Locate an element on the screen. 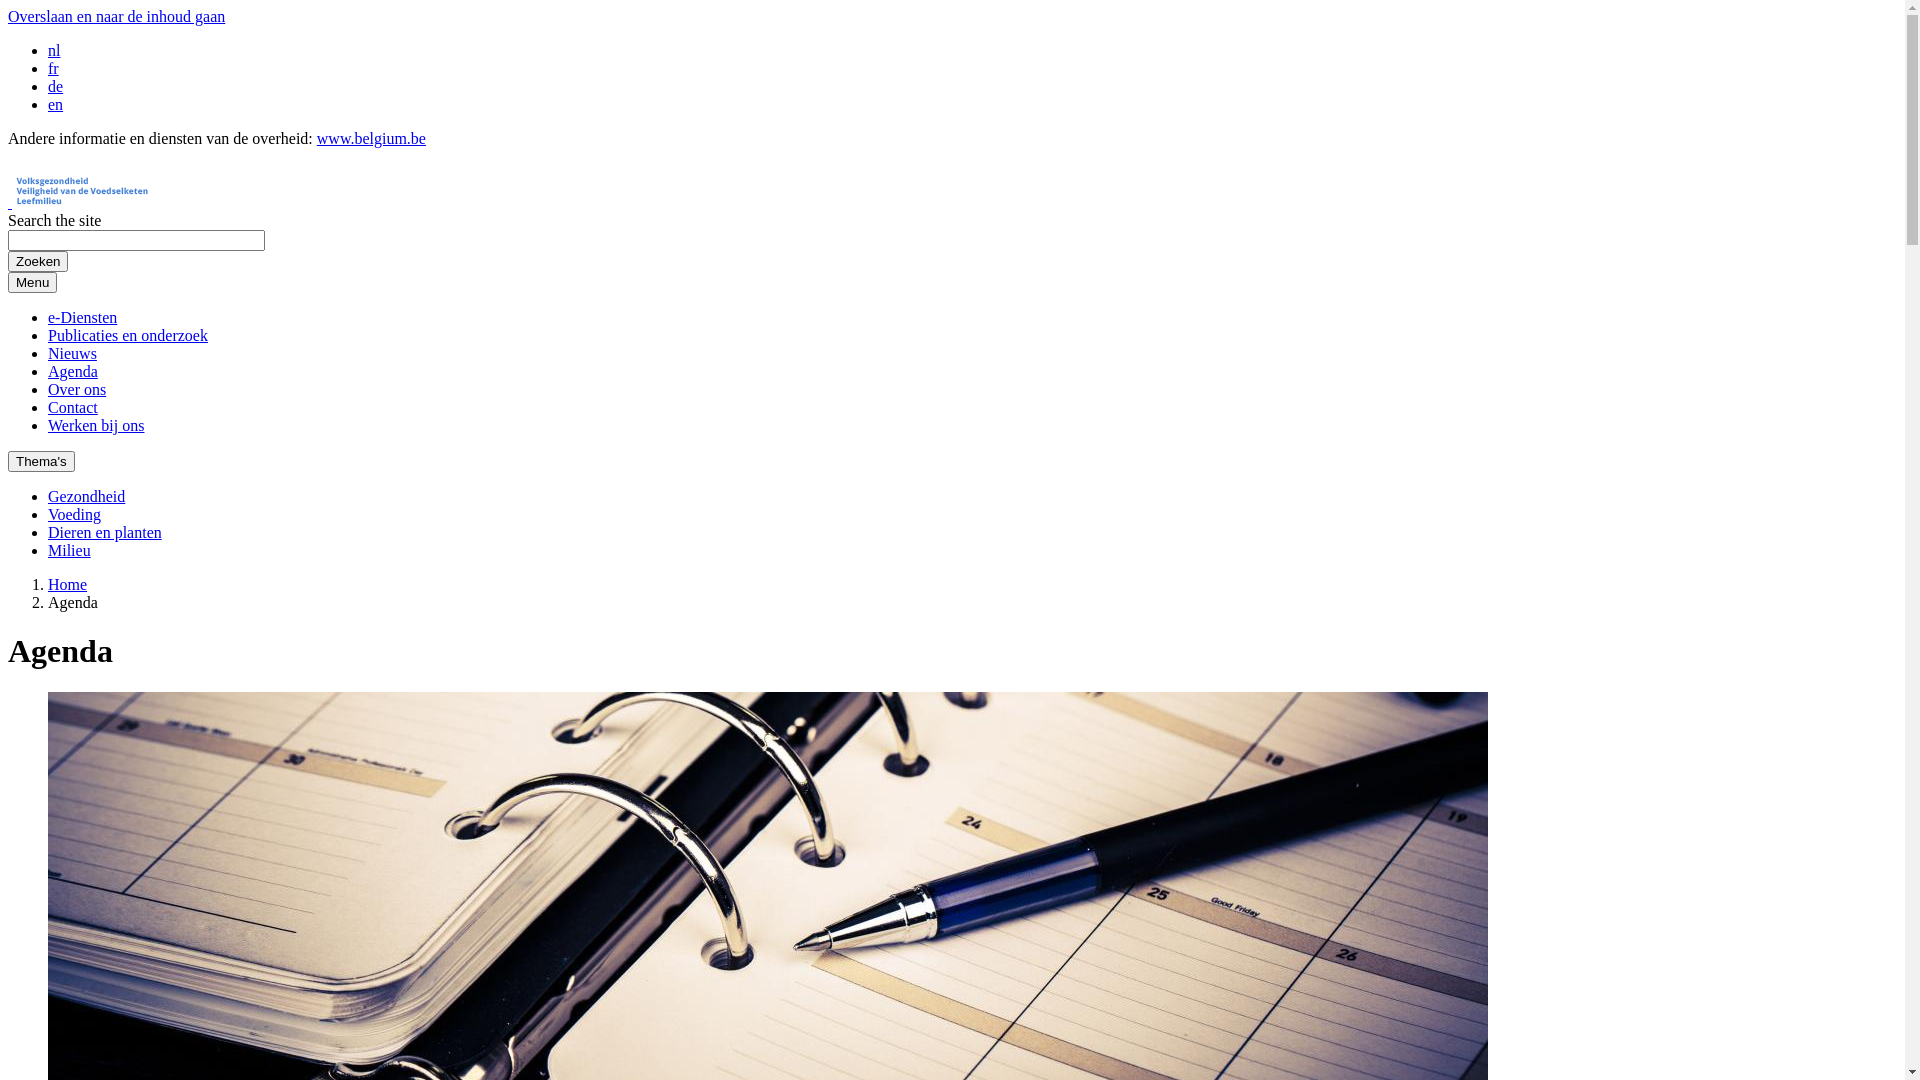 The height and width of the screenshot is (1080, 1920). 'Gezondheid' is located at coordinates (48, 495).